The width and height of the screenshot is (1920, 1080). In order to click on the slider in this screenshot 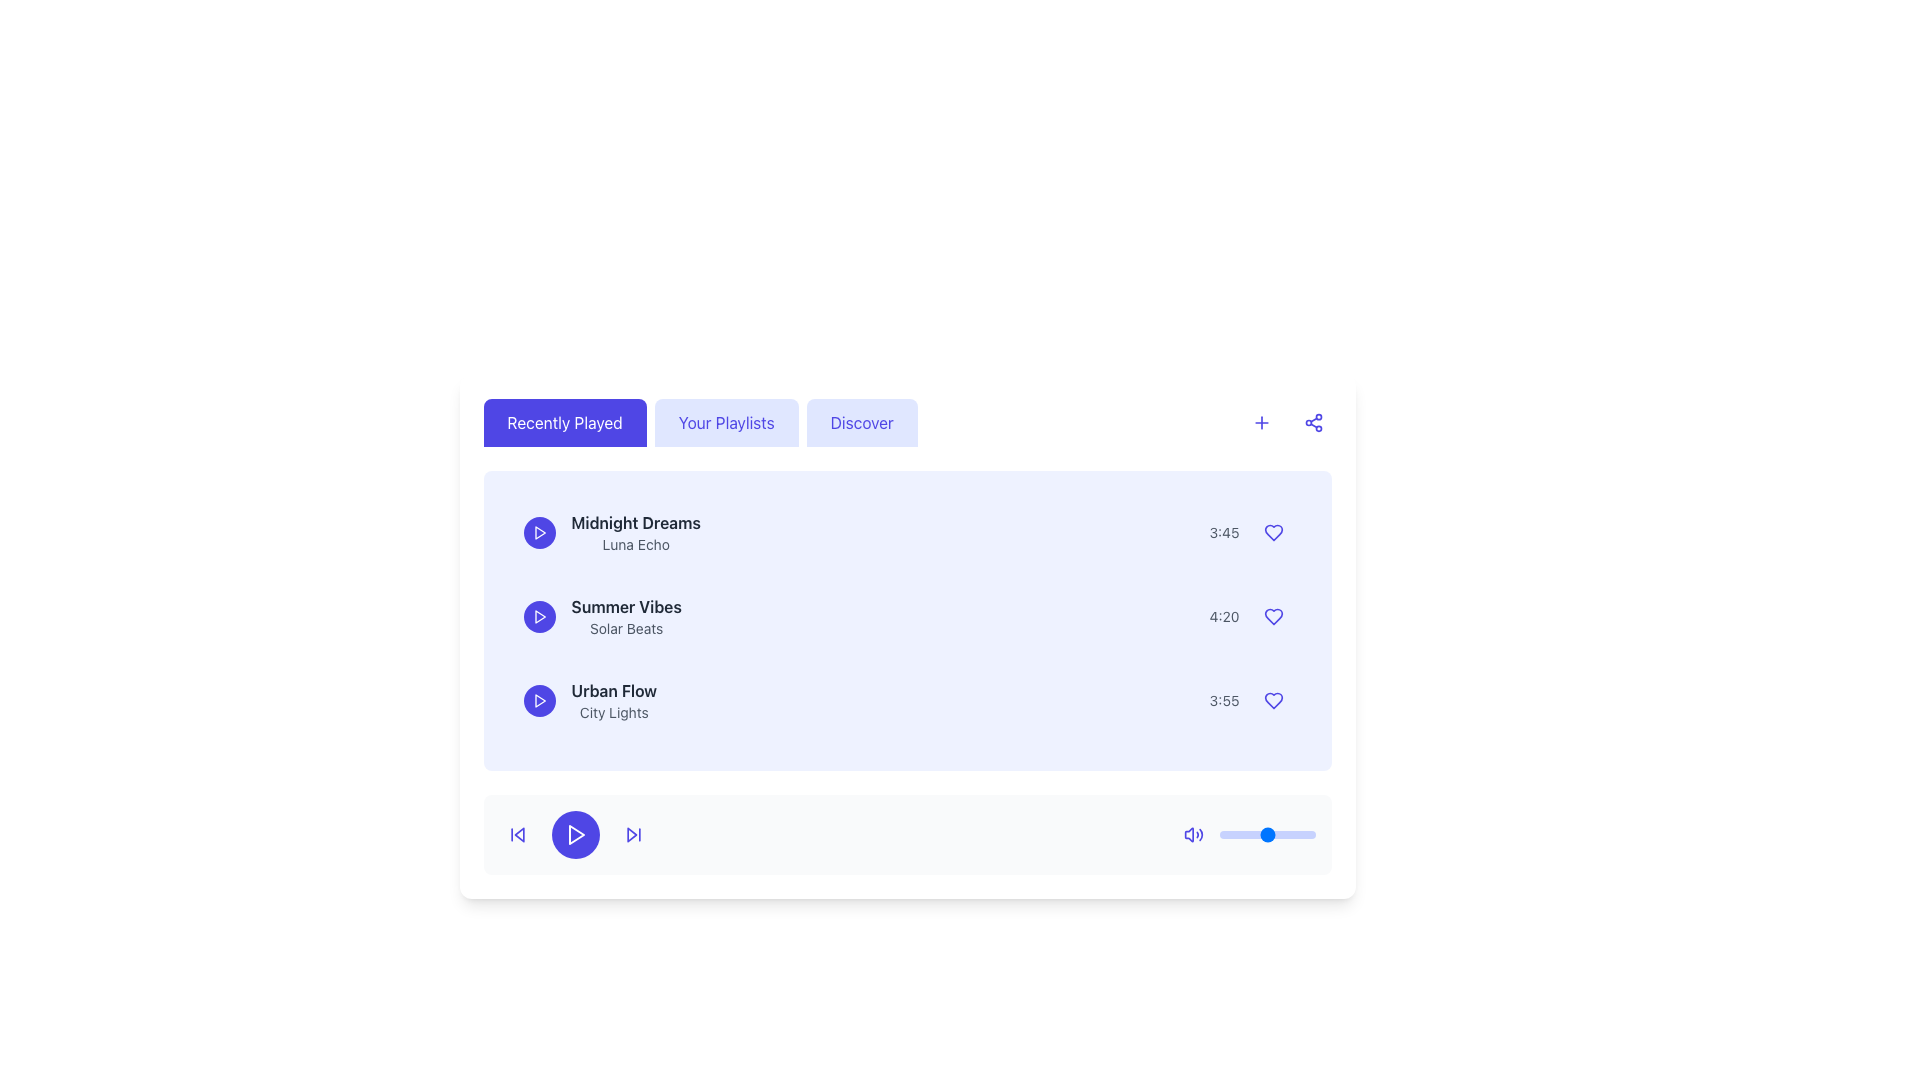, I will do `click(1294, 834)`.